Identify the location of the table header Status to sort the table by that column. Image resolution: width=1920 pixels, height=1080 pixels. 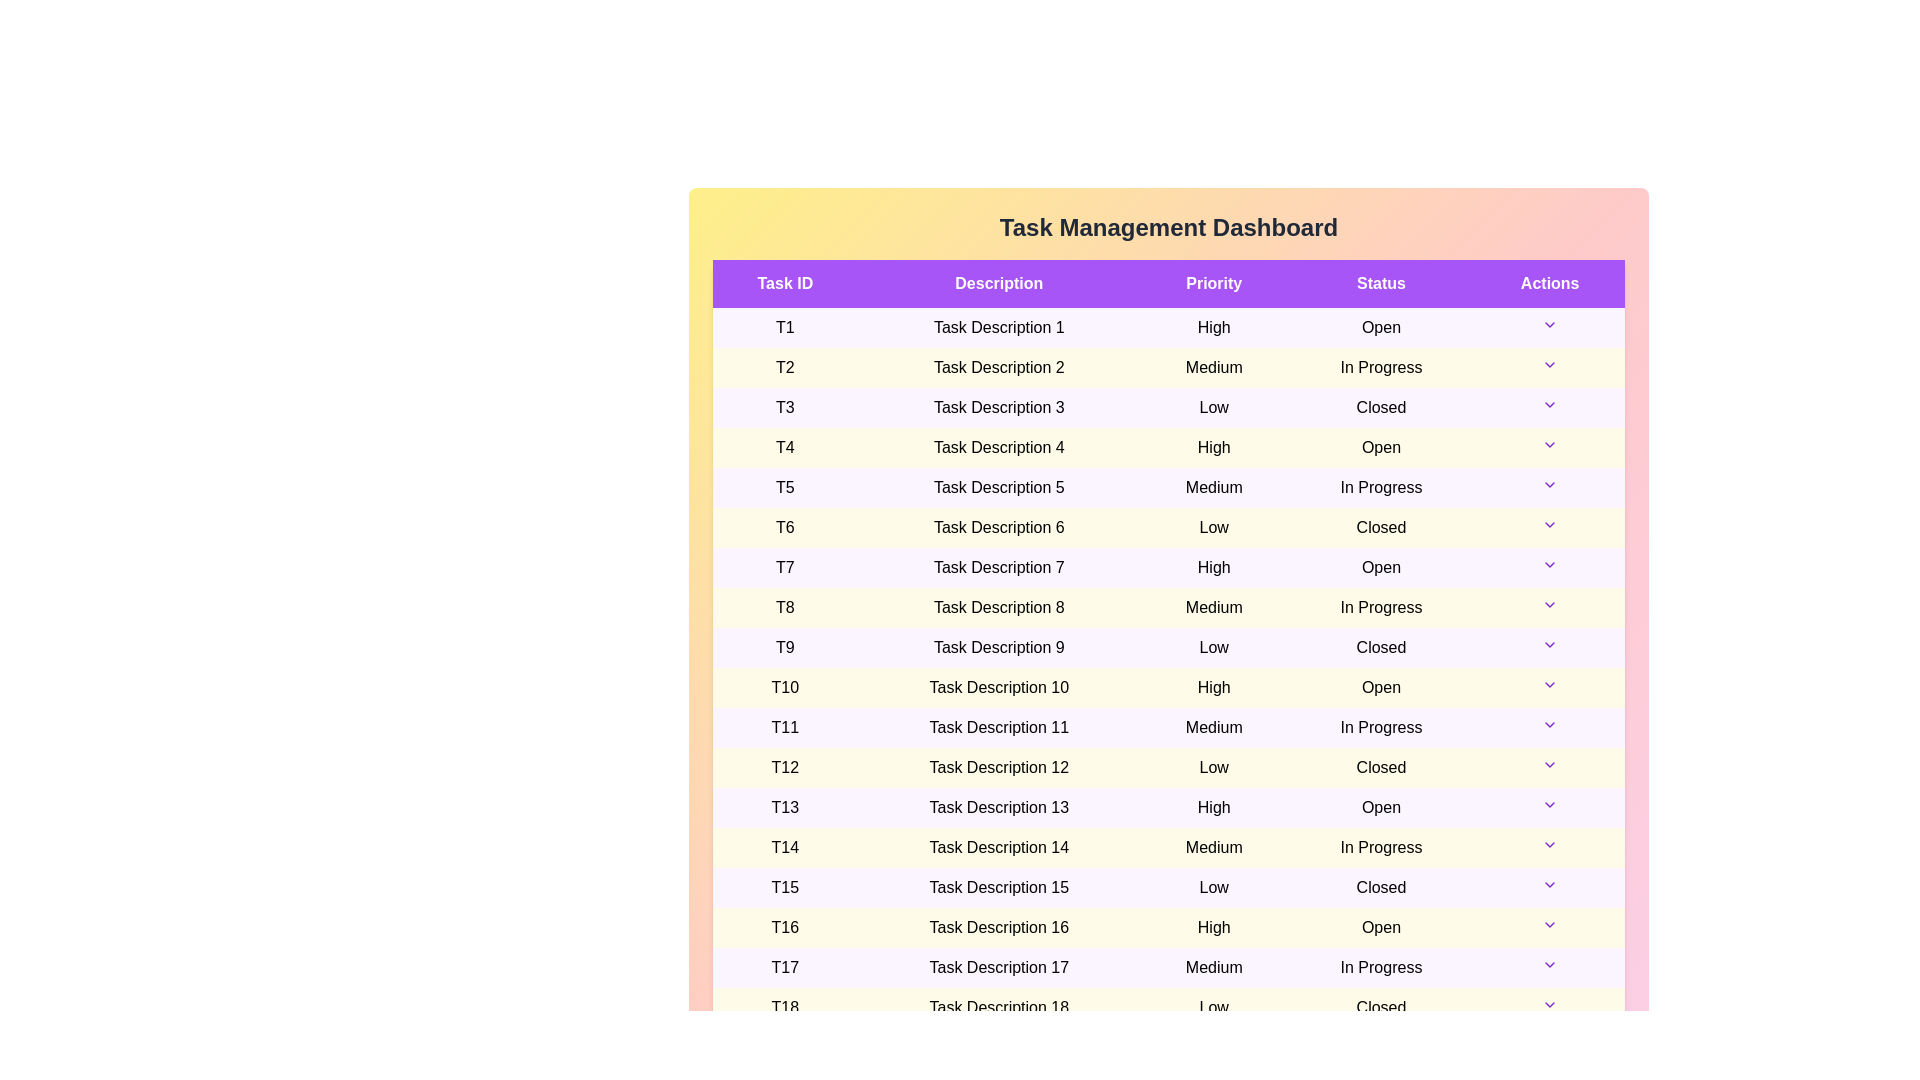
(1380, 284).